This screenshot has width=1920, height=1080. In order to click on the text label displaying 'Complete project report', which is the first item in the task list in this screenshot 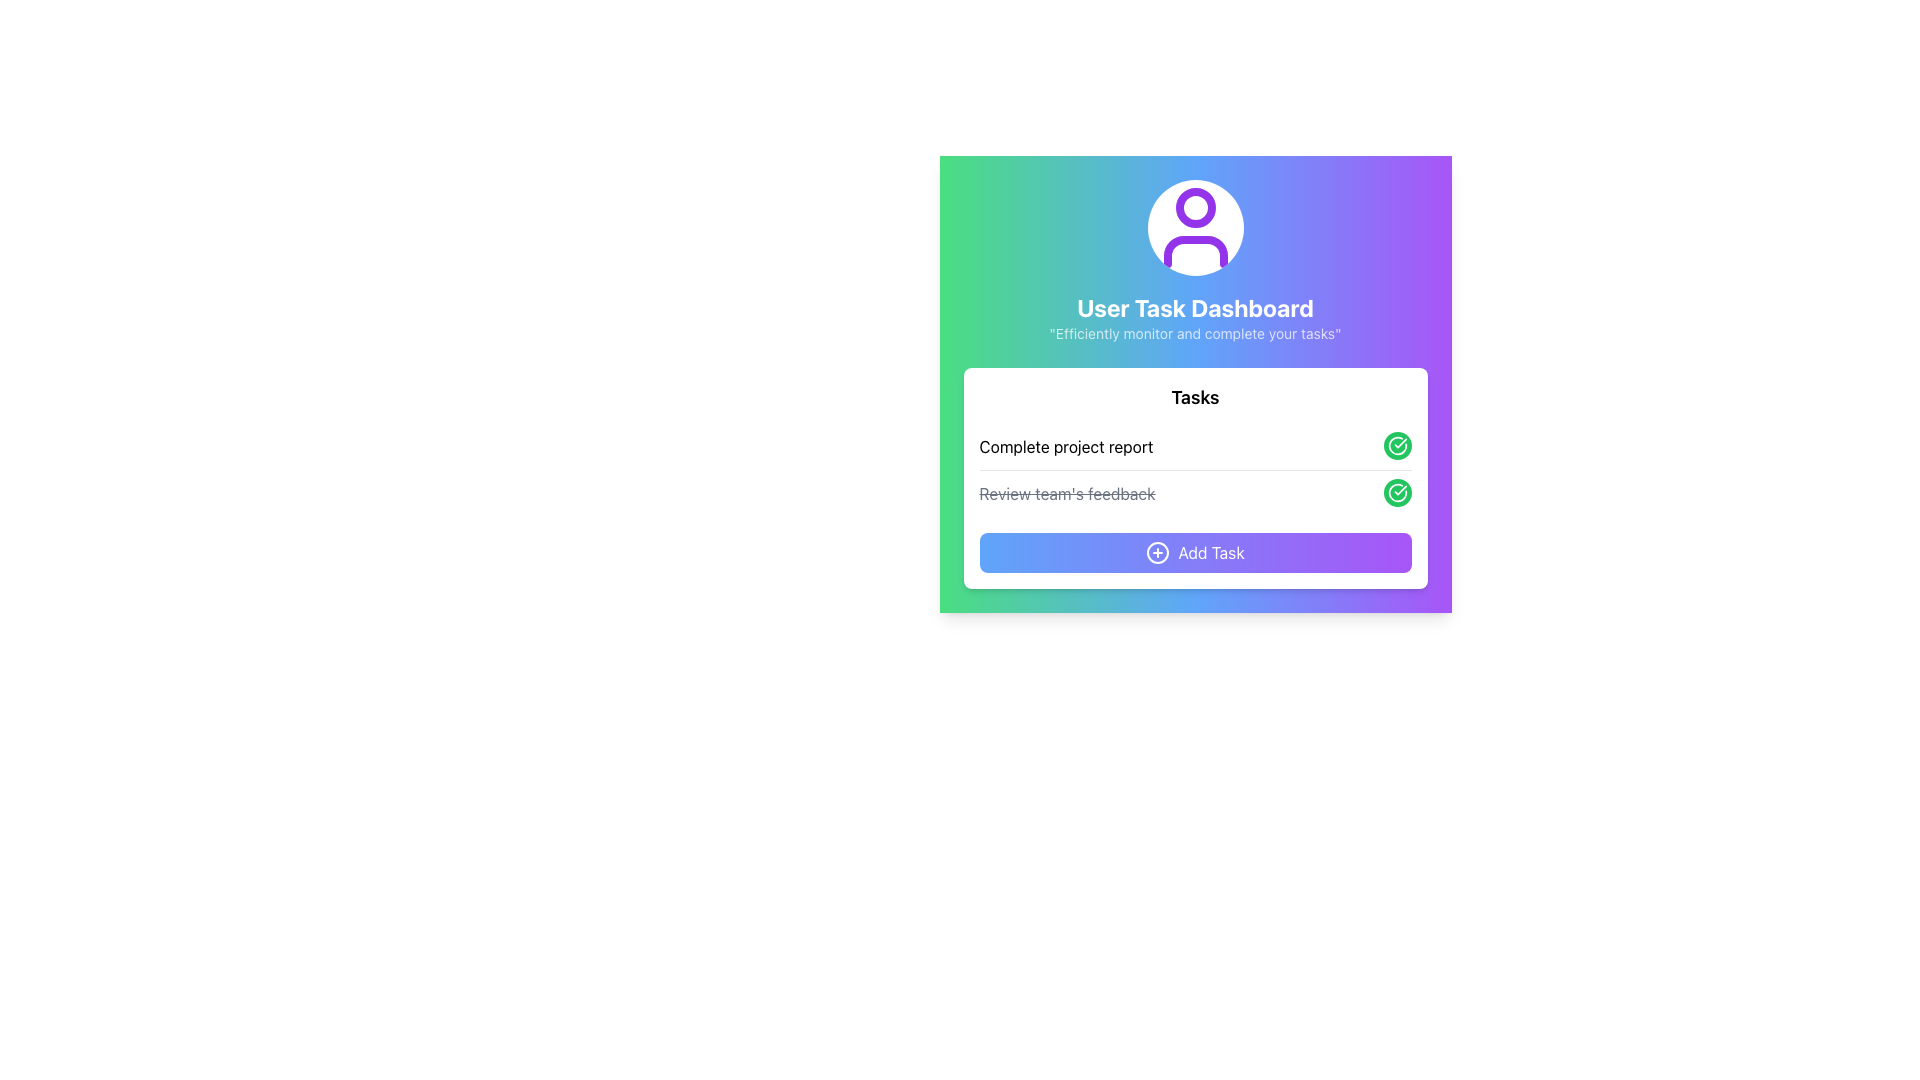, I will do `click(1065, 446)`.